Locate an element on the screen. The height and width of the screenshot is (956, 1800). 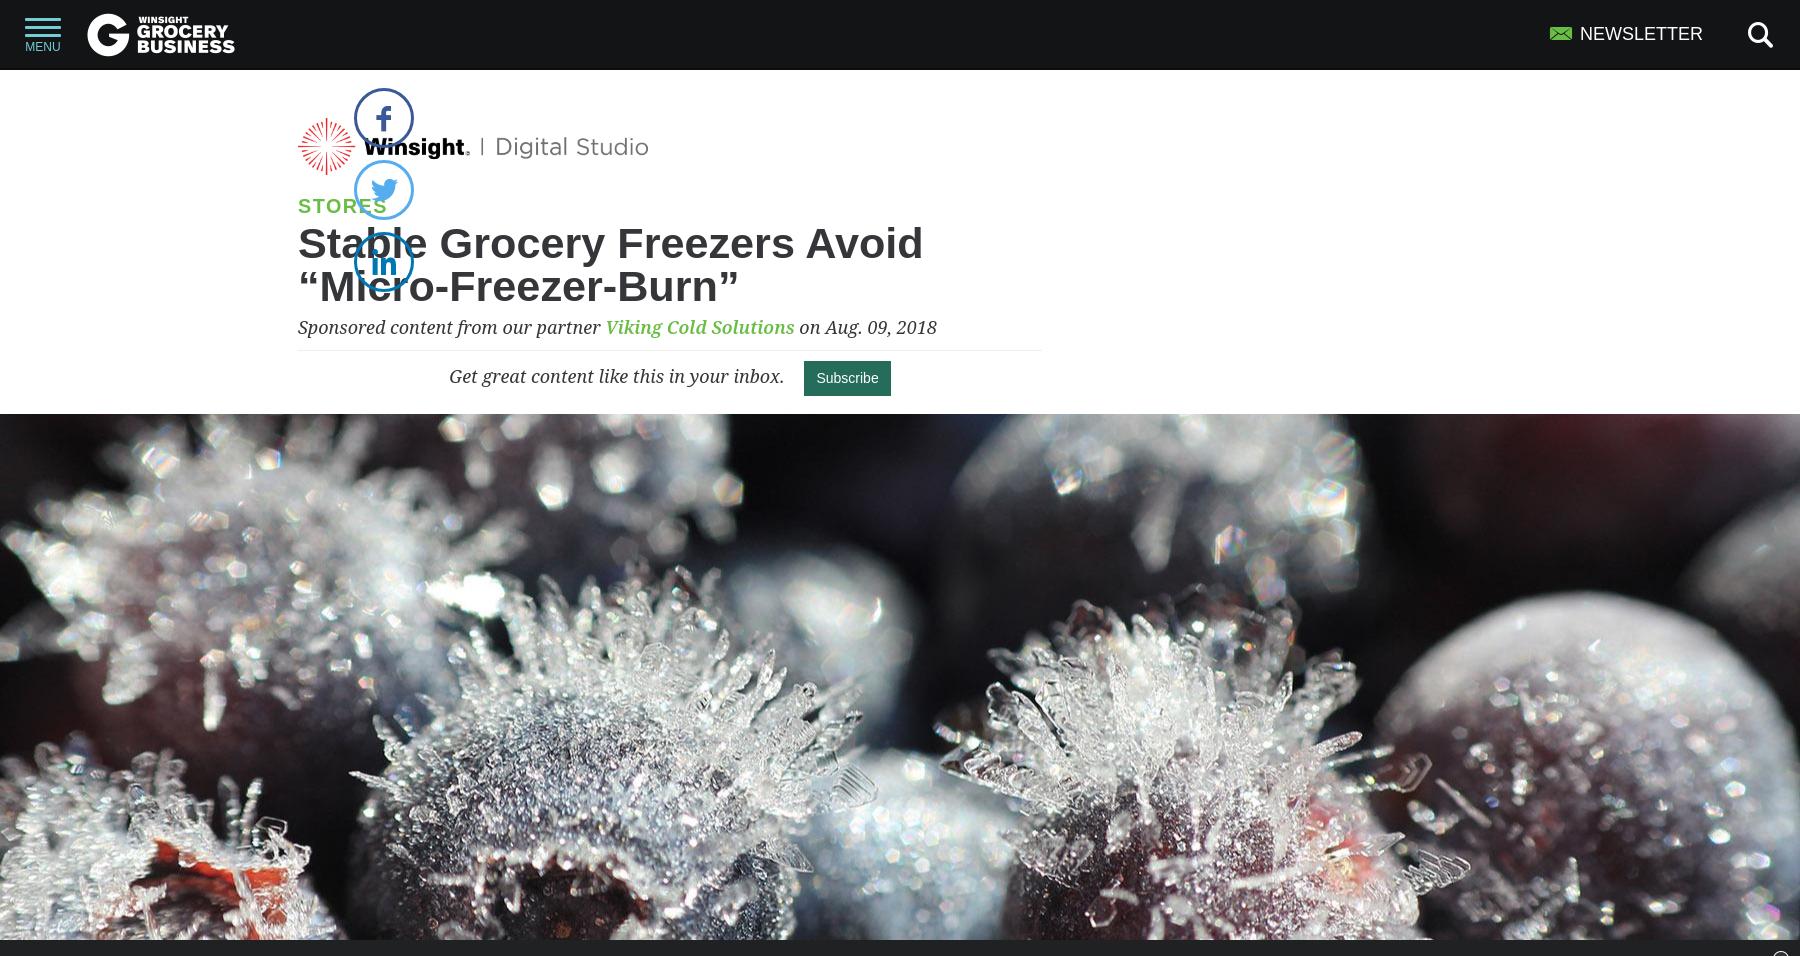
'Edit' is located at coordinates (883, 88).